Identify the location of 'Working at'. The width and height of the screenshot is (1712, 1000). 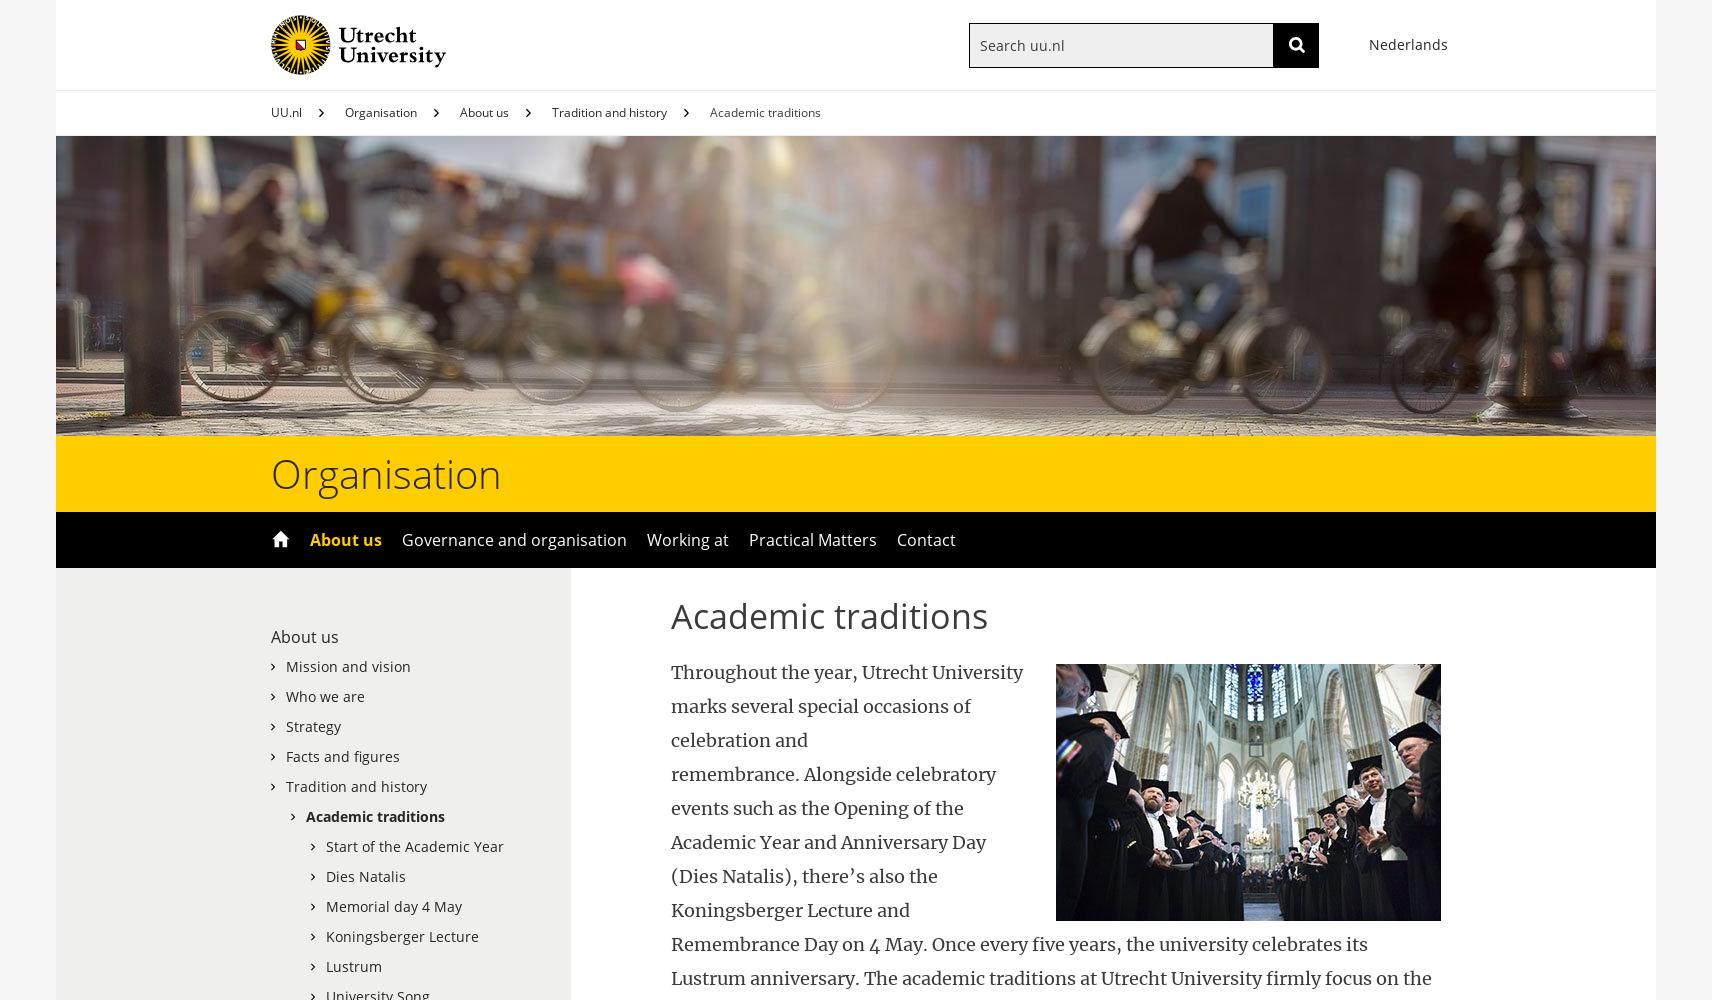
(688, 540).